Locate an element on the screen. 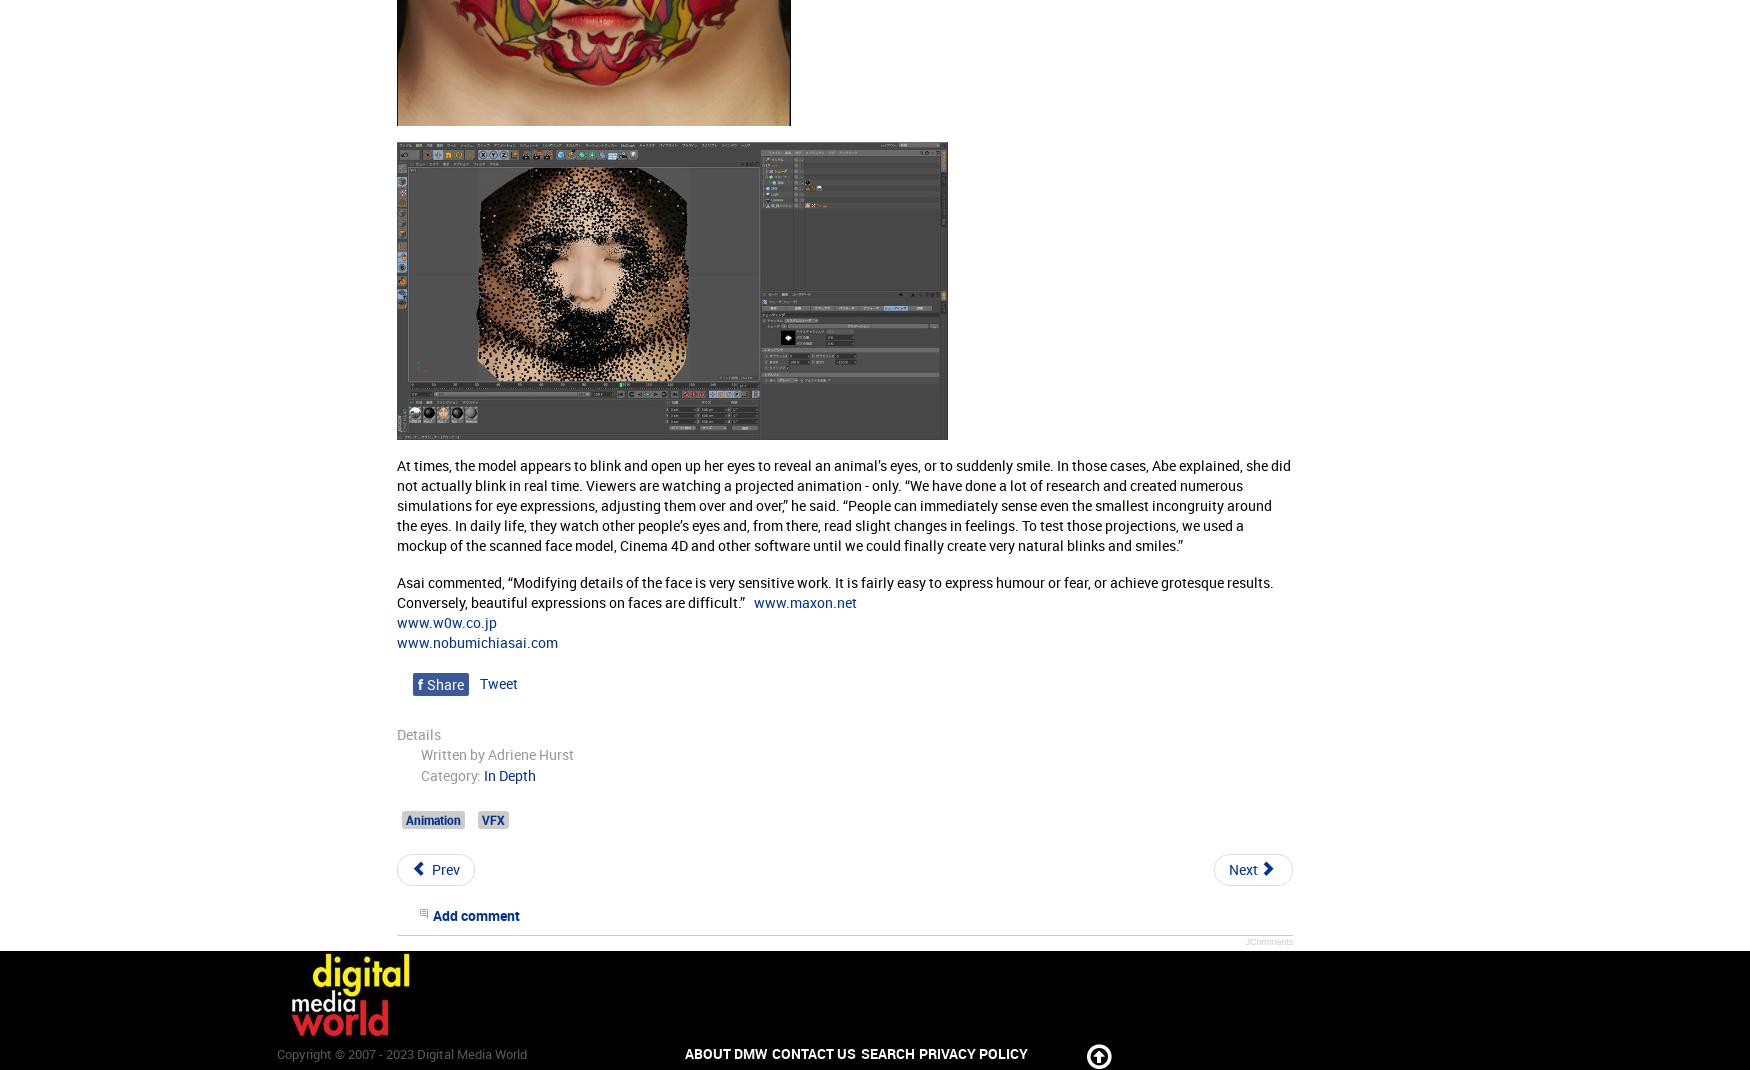 The width and height of the screenshot is (1750, 1070). 'www.nobumichiasai.com' is located at coordinates (476, 642).